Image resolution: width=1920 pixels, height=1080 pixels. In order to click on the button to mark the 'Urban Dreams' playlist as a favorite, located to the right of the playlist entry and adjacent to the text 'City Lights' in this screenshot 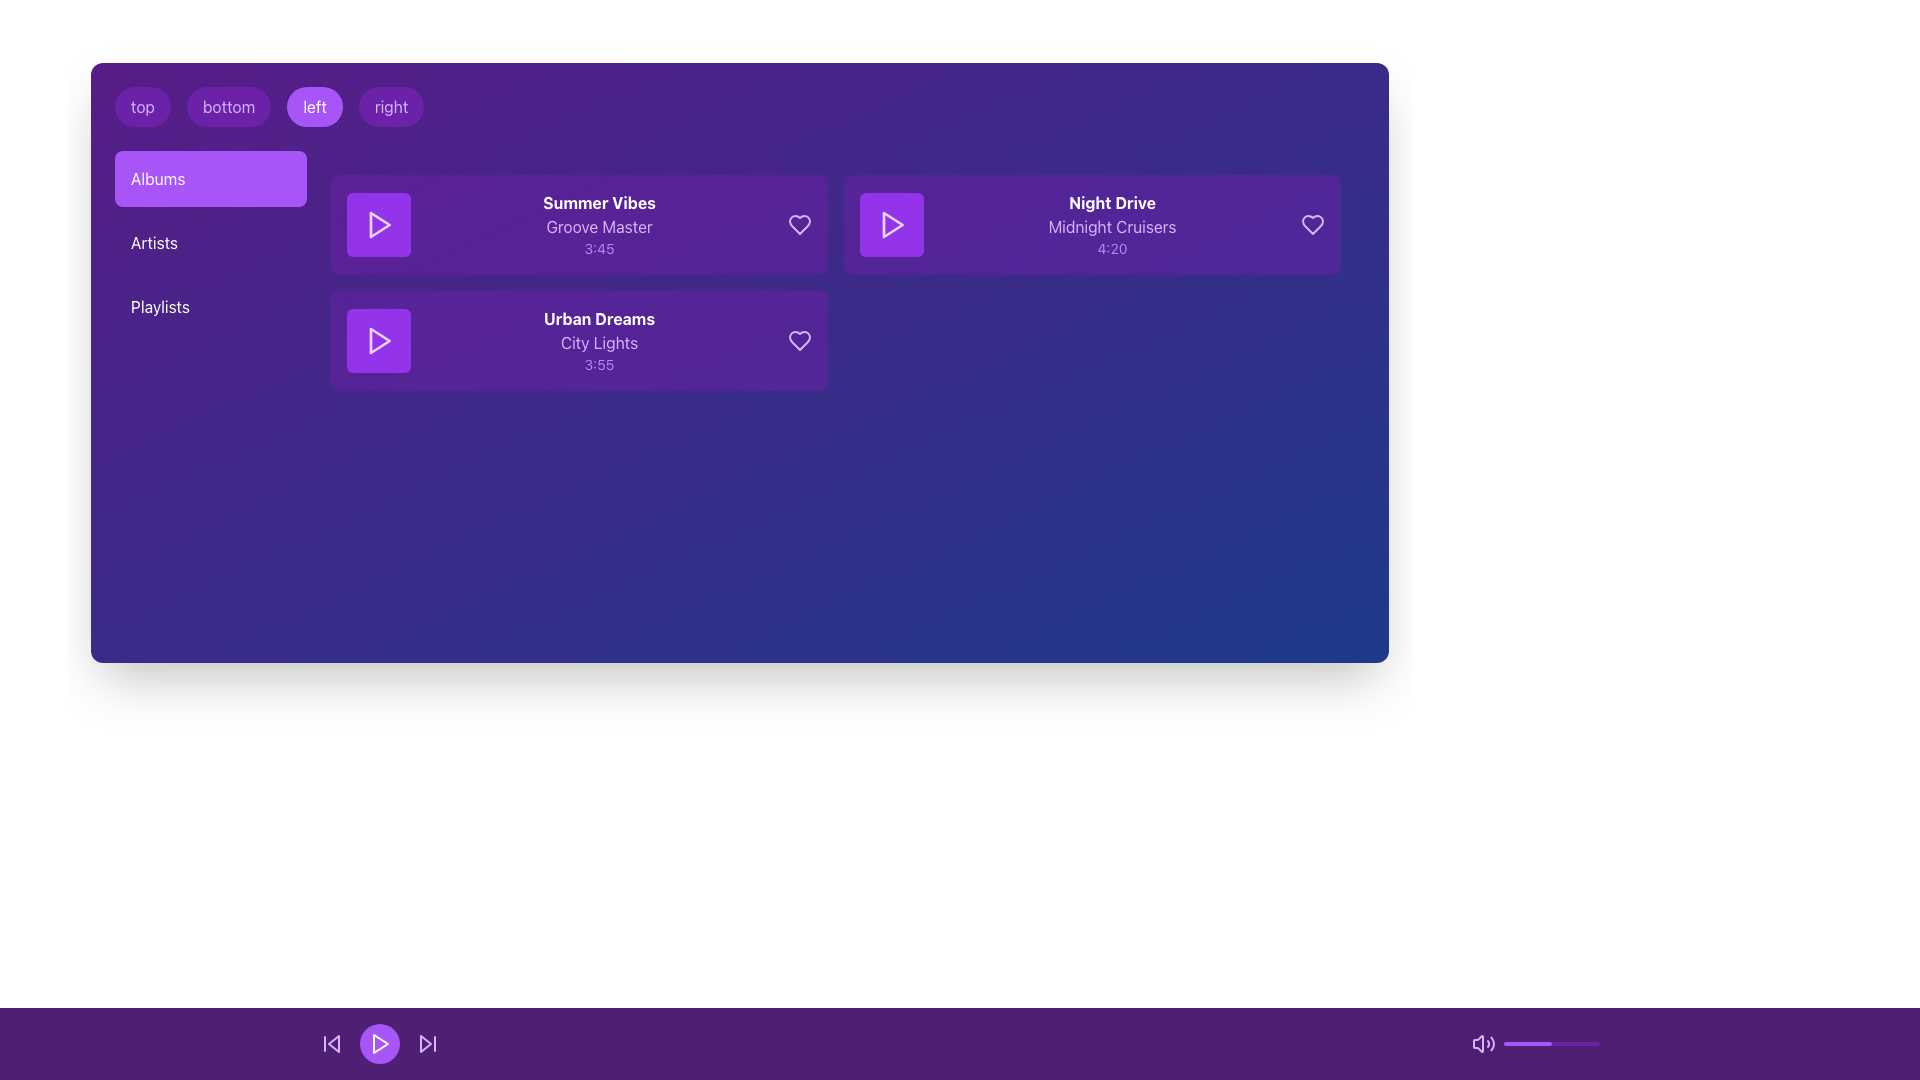, I will do `click(800, 339)`.